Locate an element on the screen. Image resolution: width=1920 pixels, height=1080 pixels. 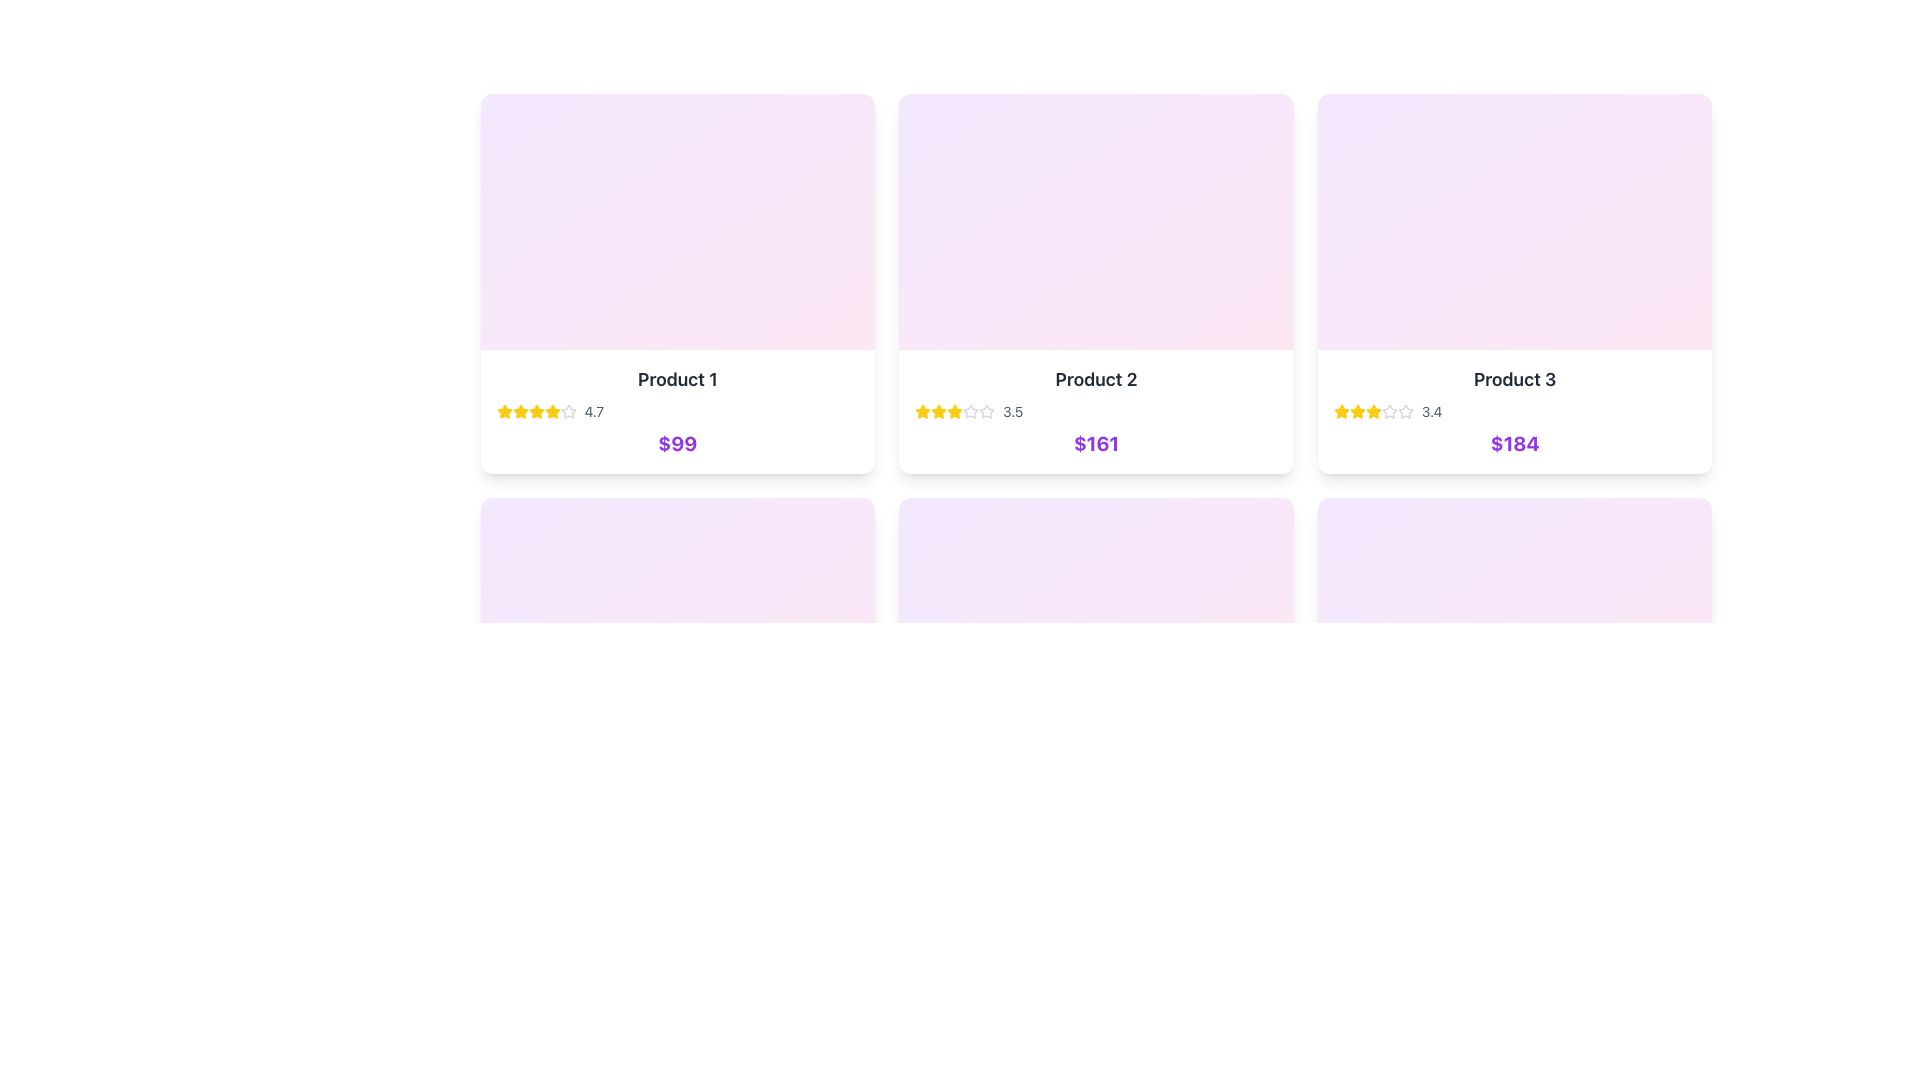
the star icon that indicates a rating point for the first product in the top row, specifically the third star from the left, to inspect its properties is located at coordinates (552, 410).